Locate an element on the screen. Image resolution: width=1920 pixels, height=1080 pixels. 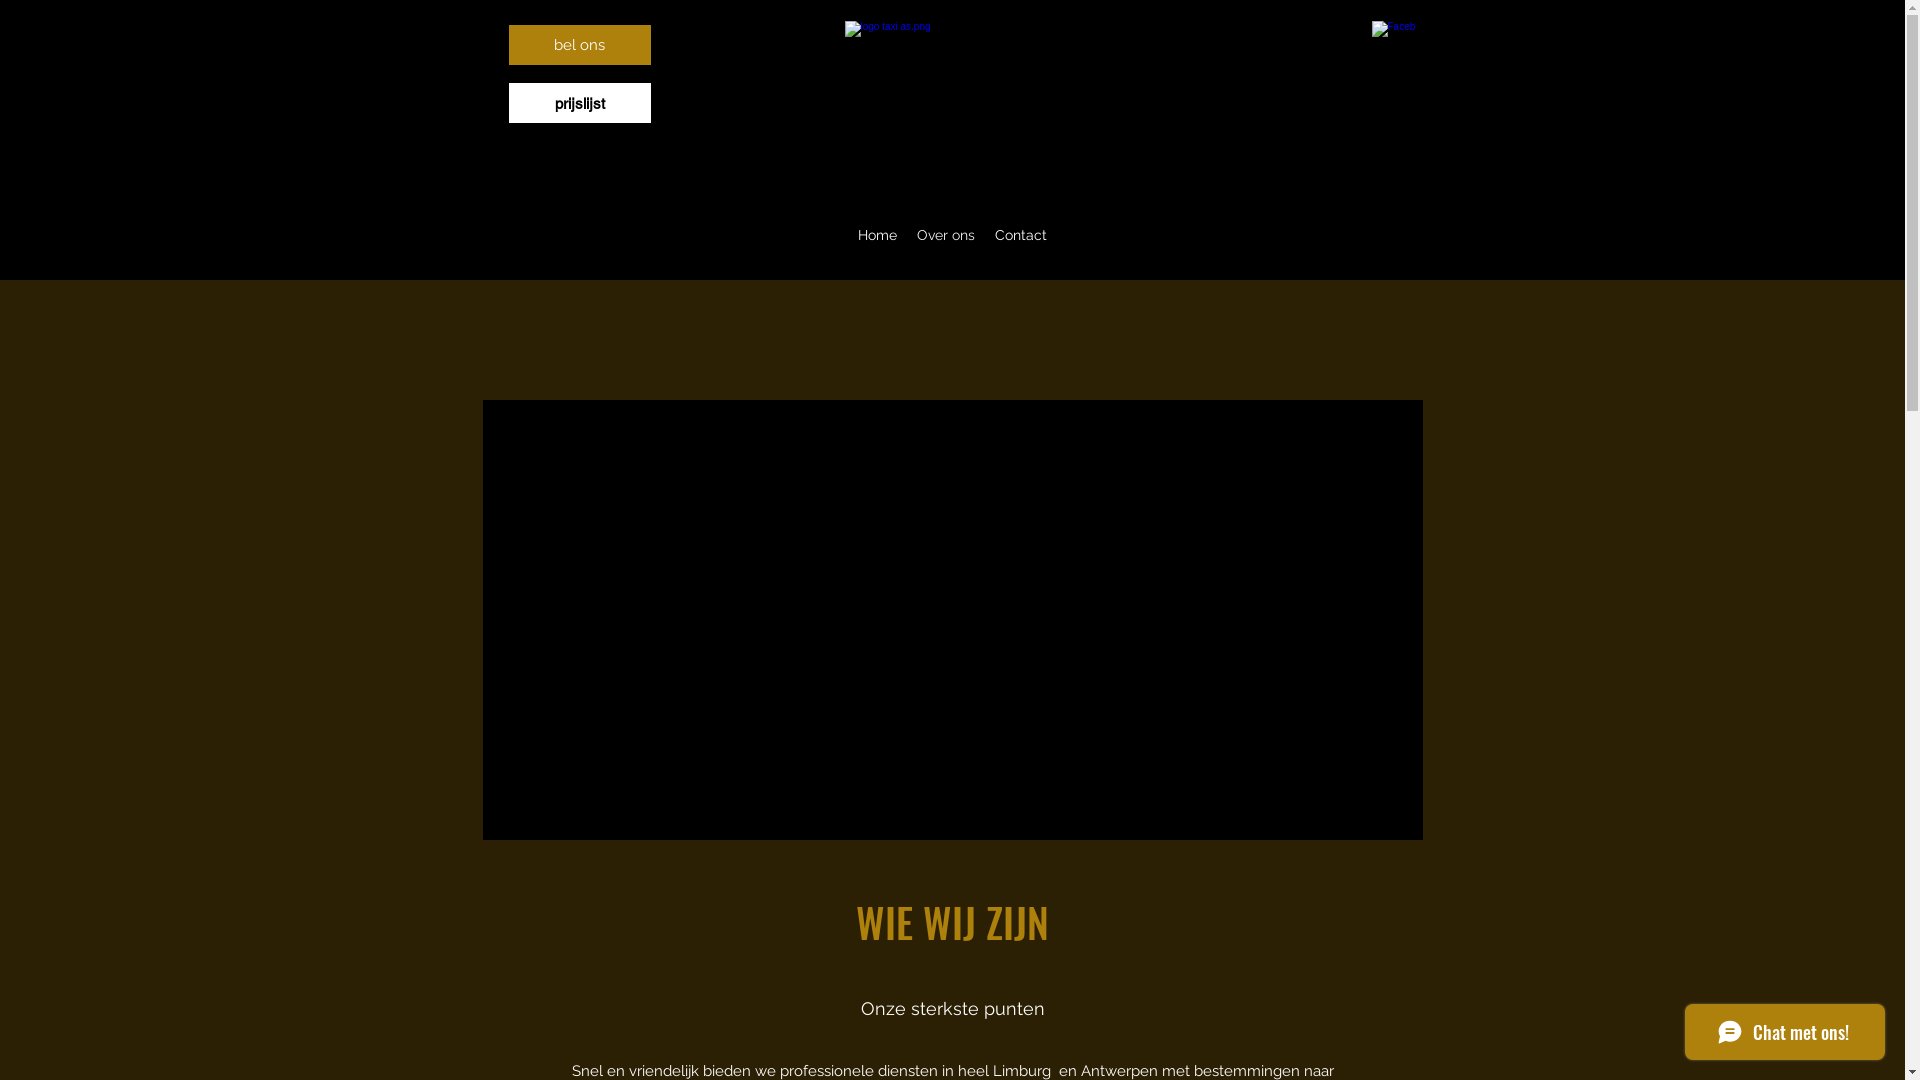
'Over ons' is located at coordinates (944, 234).